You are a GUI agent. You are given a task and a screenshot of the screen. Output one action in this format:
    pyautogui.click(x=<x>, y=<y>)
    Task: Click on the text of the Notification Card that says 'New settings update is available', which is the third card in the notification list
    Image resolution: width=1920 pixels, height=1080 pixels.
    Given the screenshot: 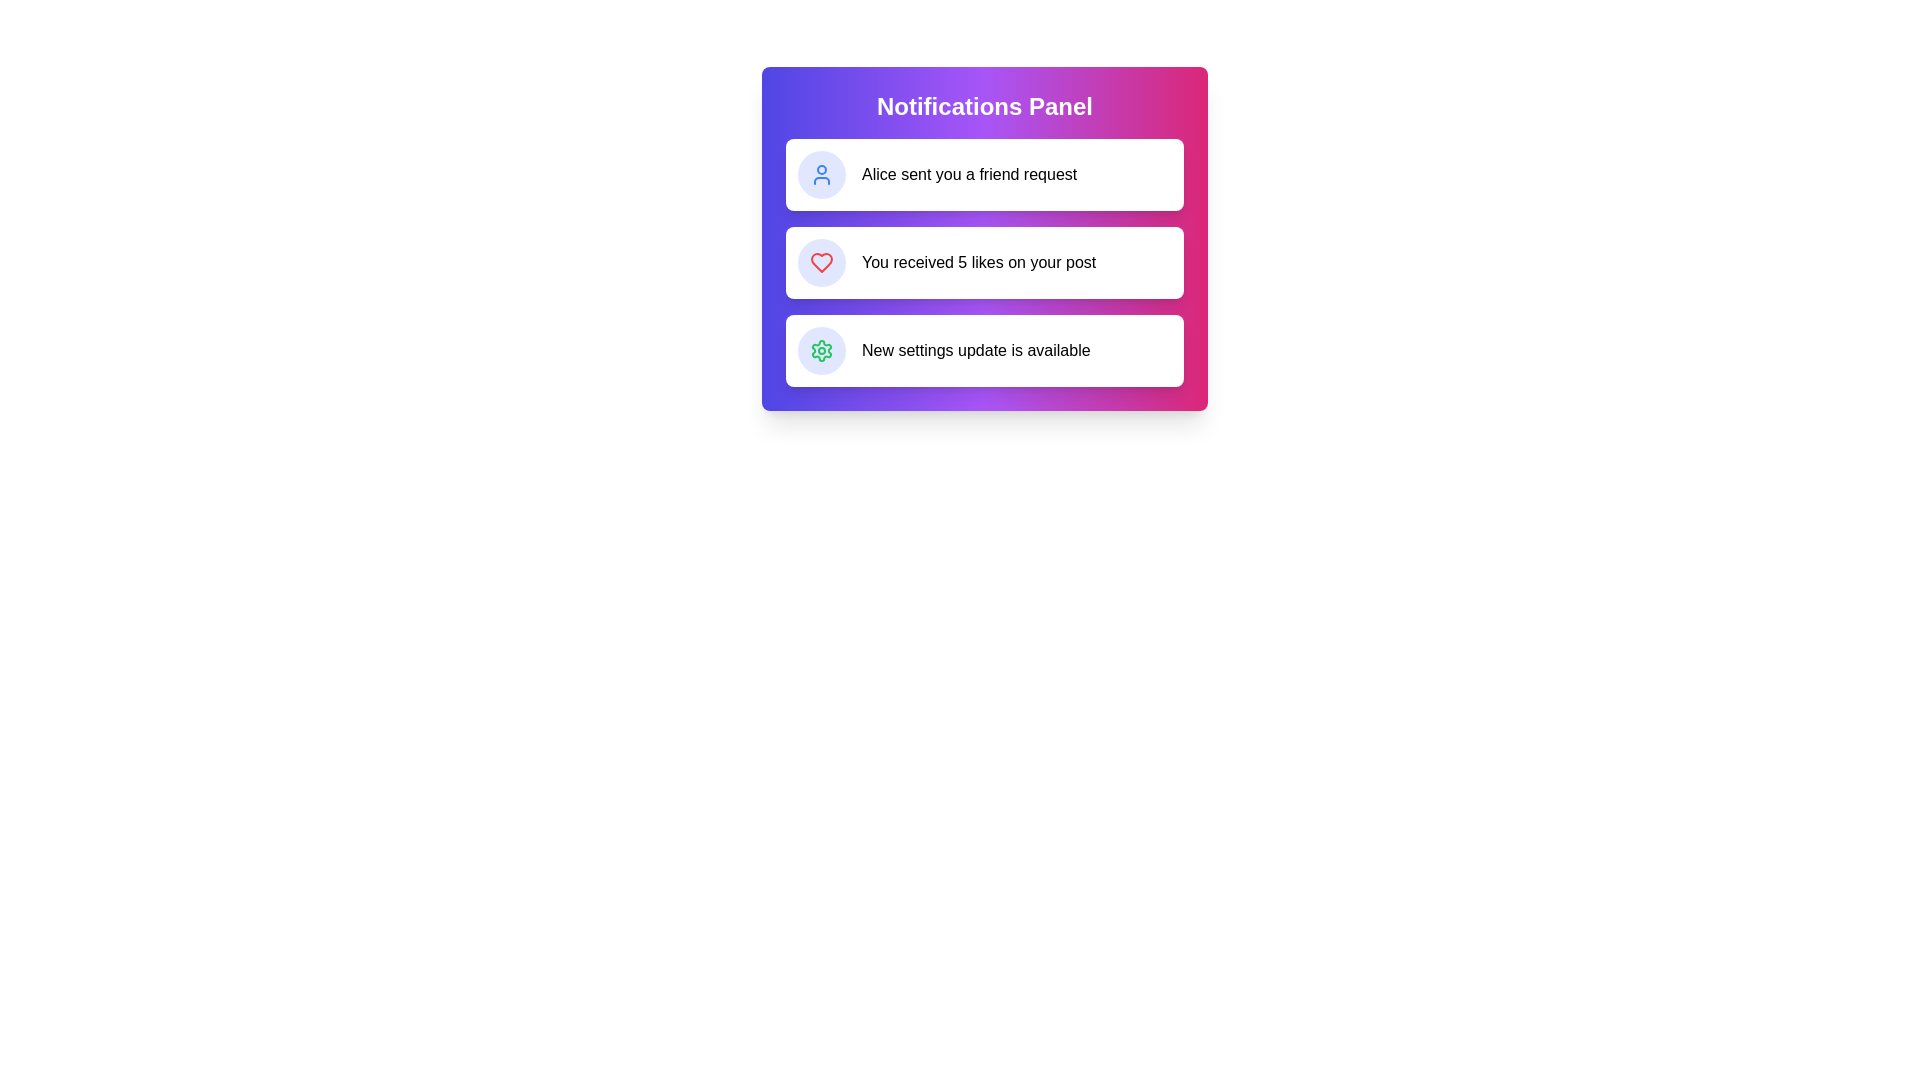 What is the action you would take?
    pyautogui.click(x=984, y=350)
    